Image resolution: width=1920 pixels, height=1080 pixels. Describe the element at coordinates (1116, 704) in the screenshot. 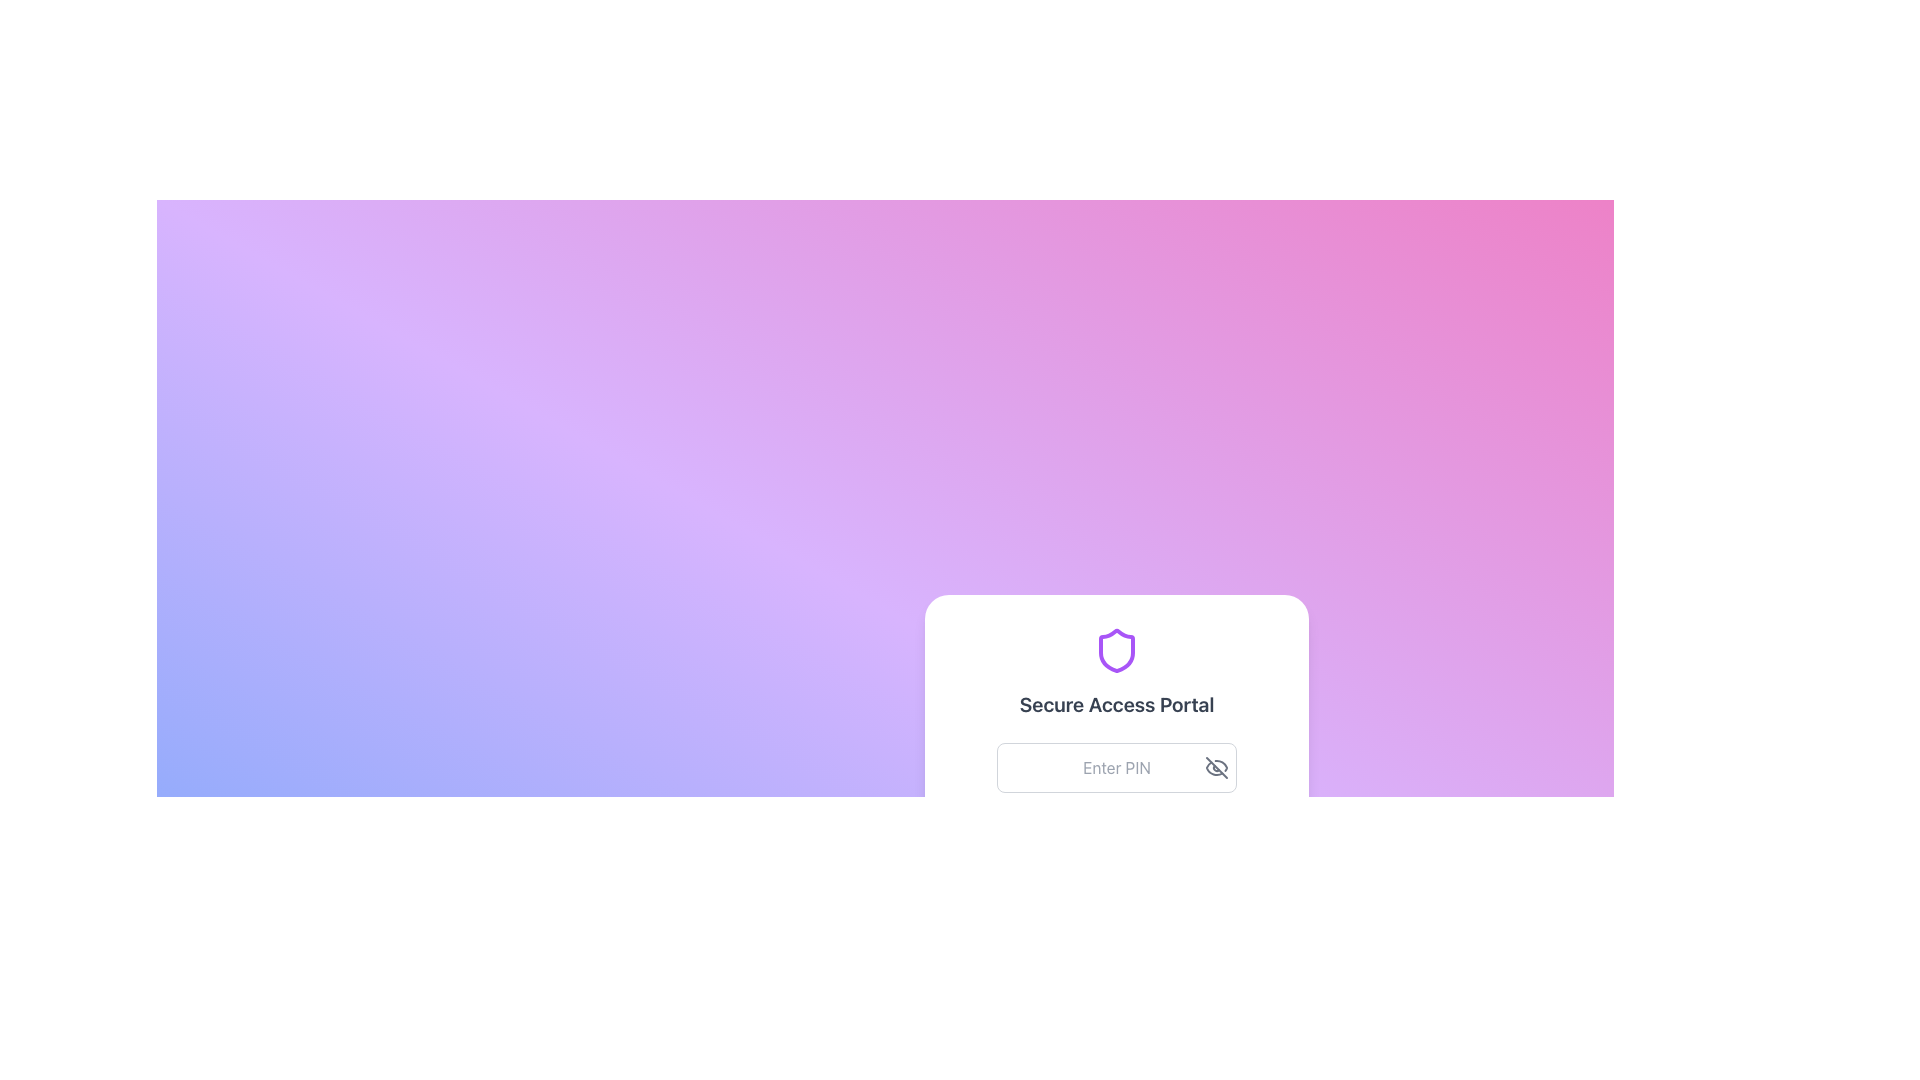

I see `text label that reads 'Secure Access Portal', which is styled in a large, bold gray font and positioned below a shield icon` at that location.